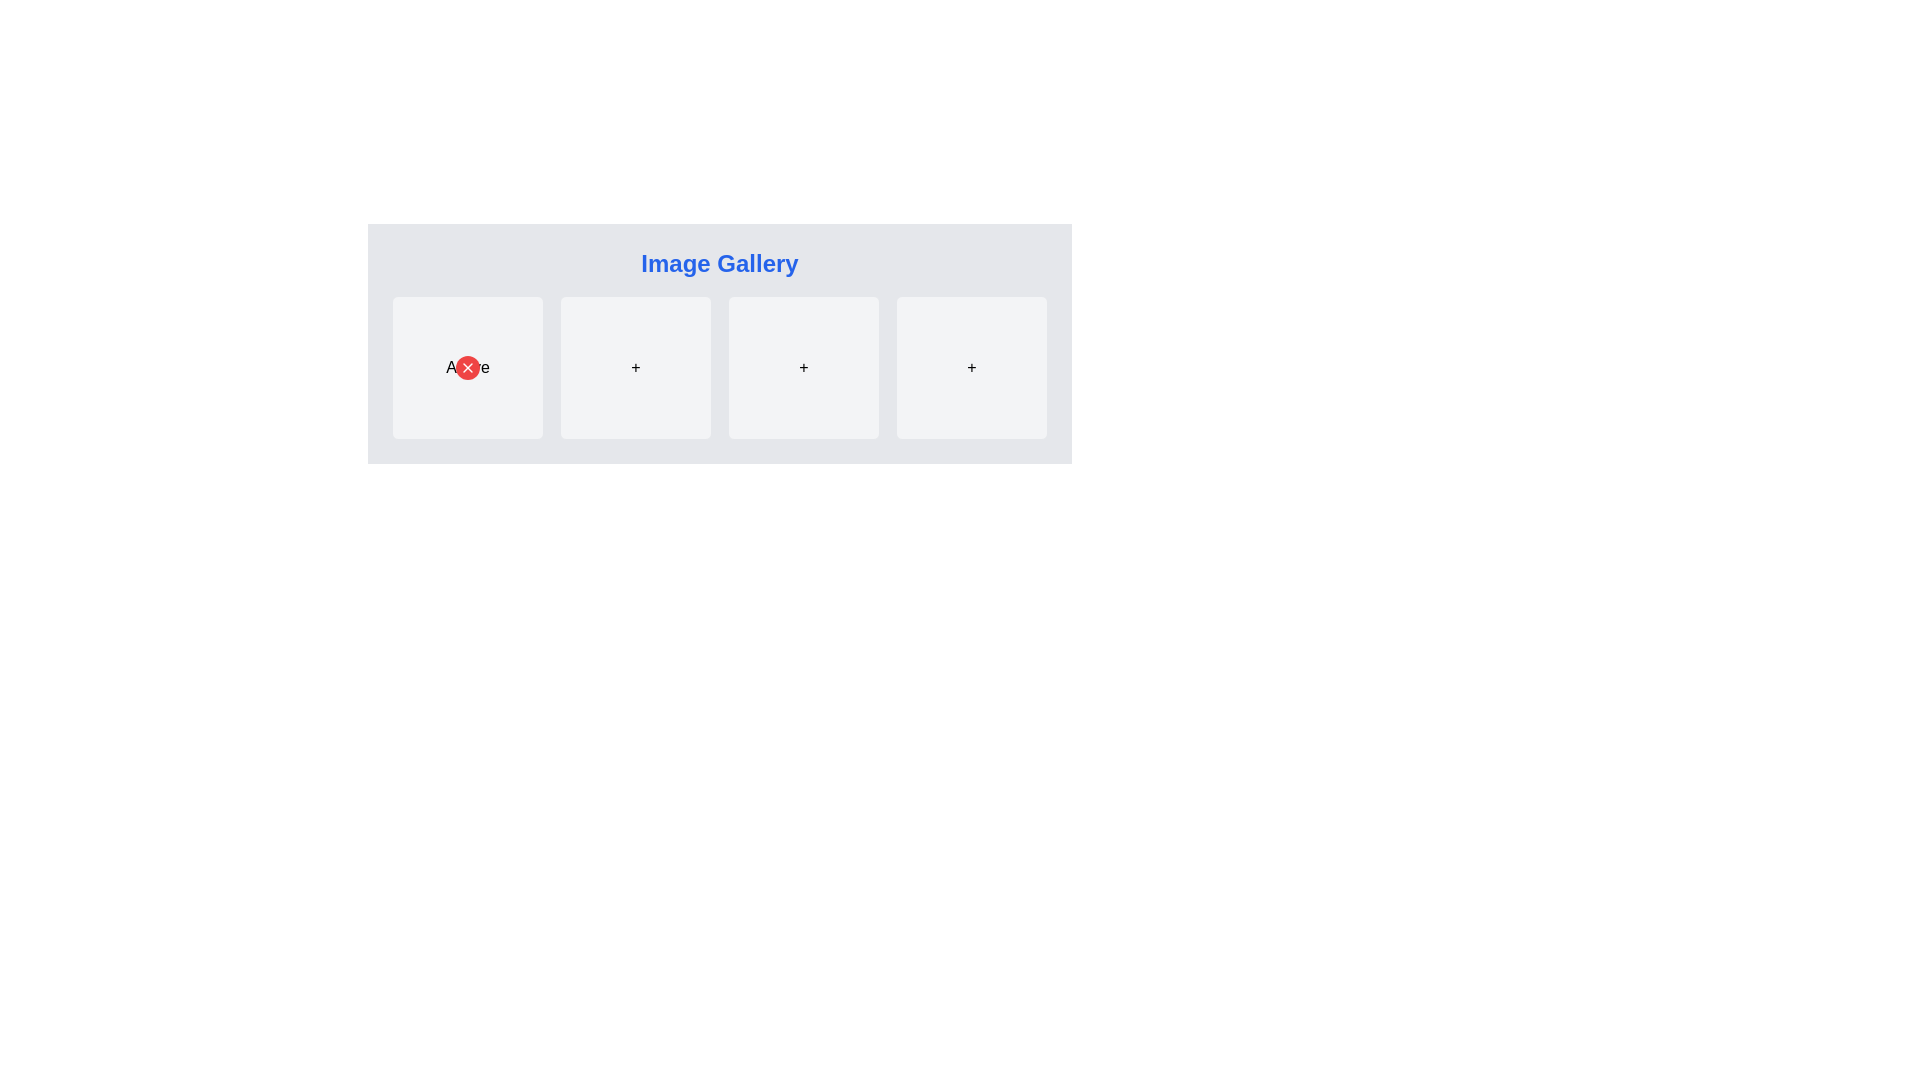 The image size is (1920, 1080). Describe the element at coordinates (466, 367) in the screenshot. I see `the interactive card component located at the top-left corner of the grid layout` at that location.